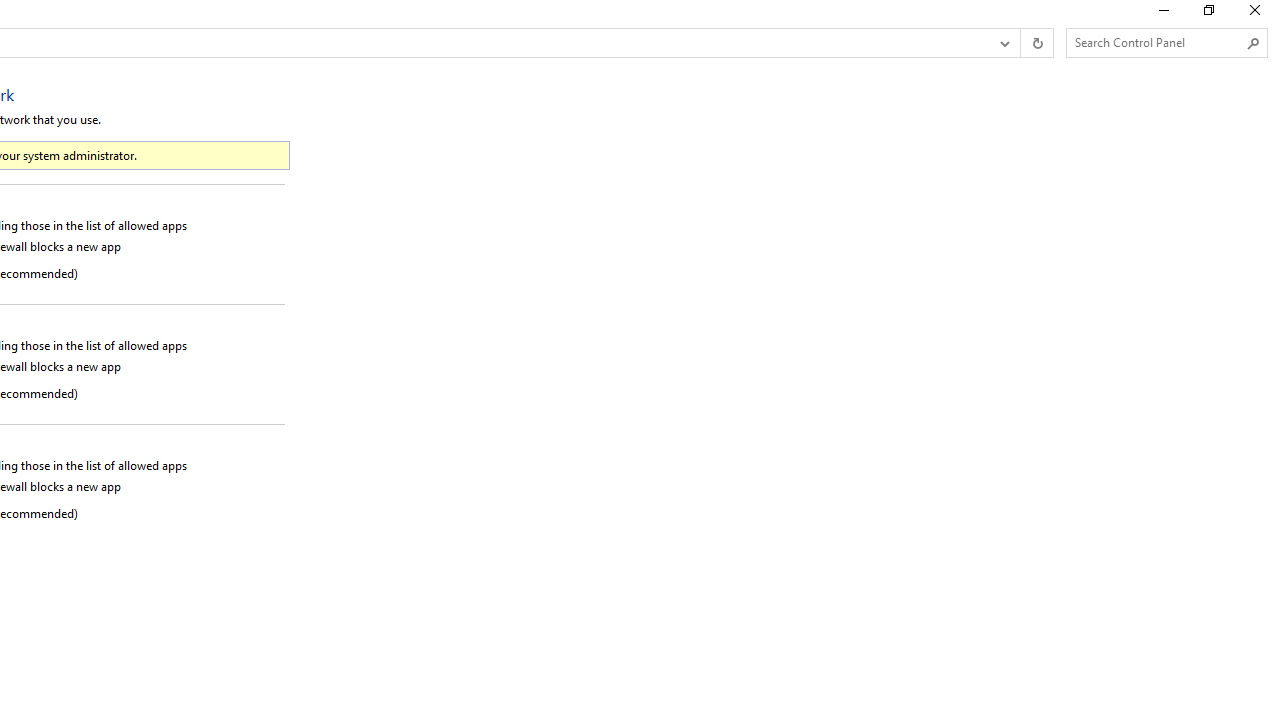 The width and height of the screenshot is (1280, 720). I want to click on 'Search', so click(1252, 43).